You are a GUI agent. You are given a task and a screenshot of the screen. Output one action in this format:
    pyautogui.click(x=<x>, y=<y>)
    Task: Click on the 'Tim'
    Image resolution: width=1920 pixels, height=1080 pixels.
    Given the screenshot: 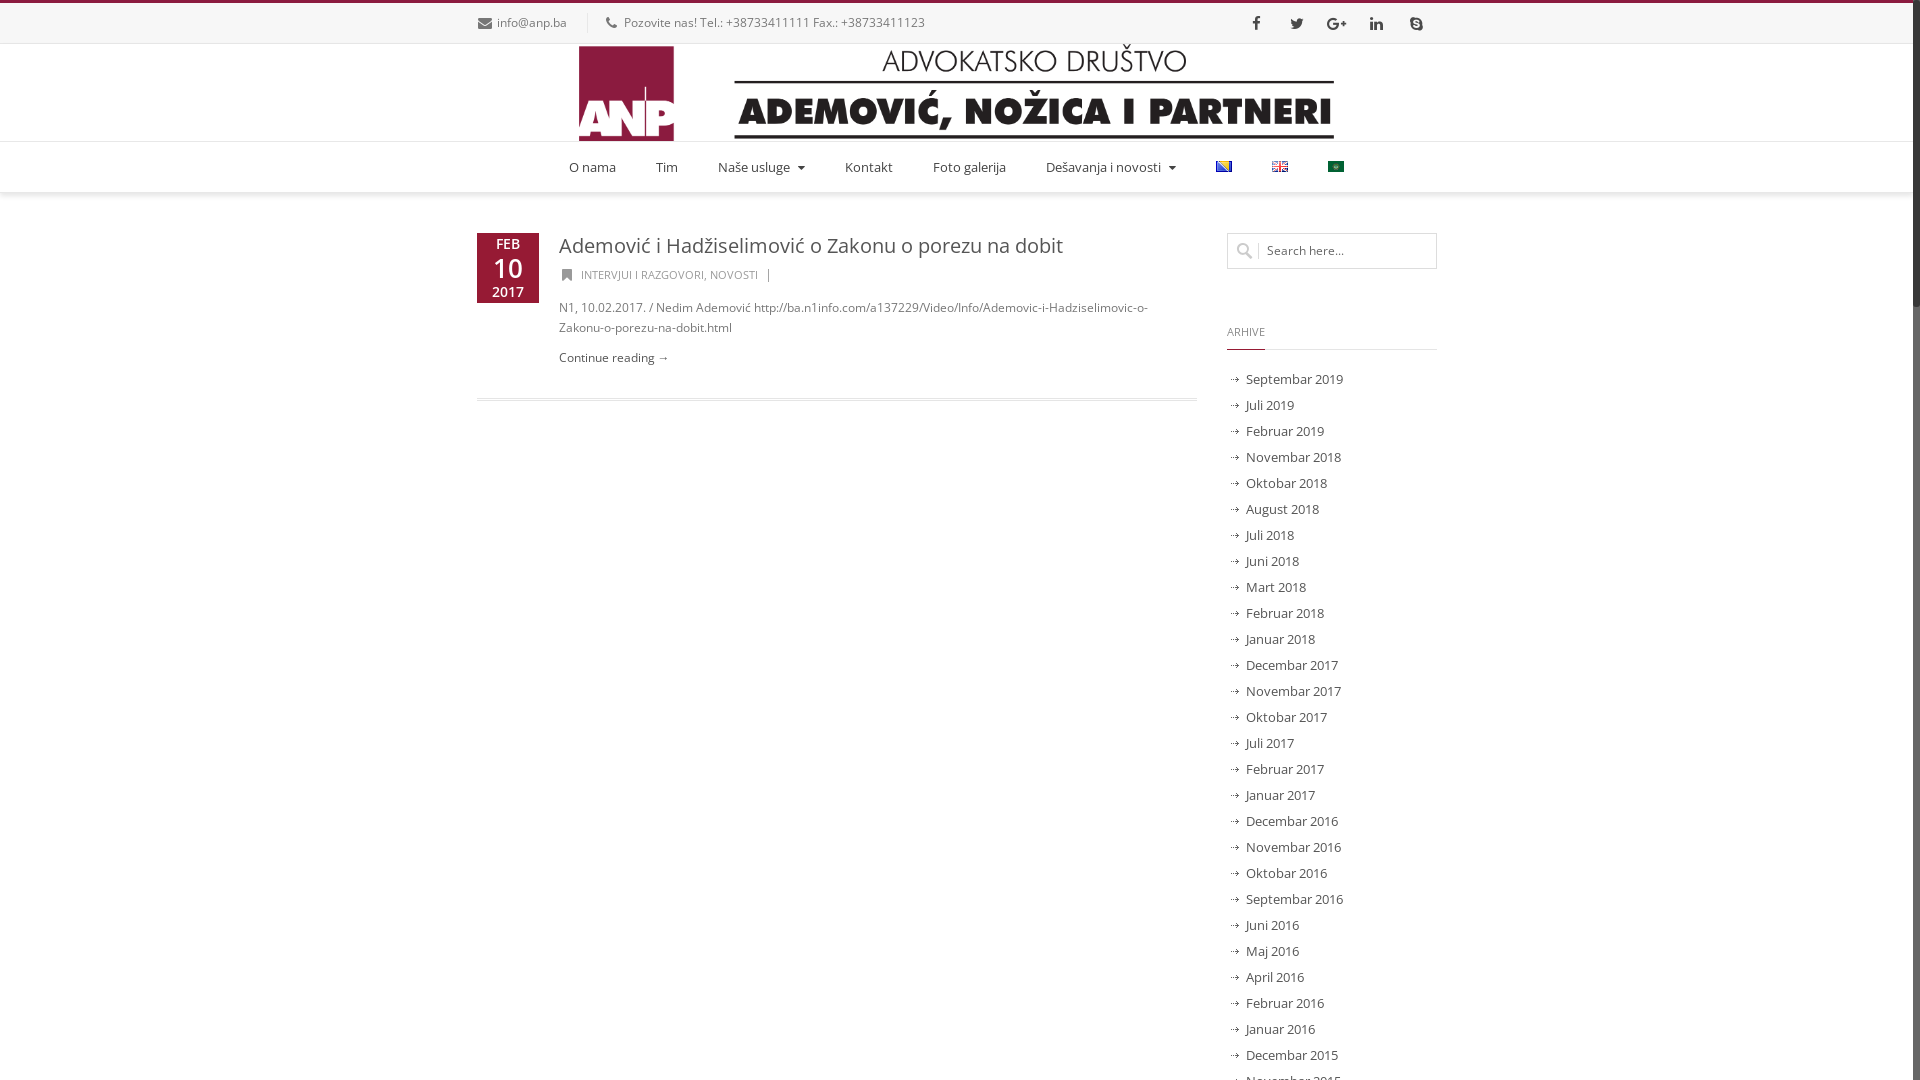 What is the action you would take?
    pyautogui.click(x=667, y=165)
    